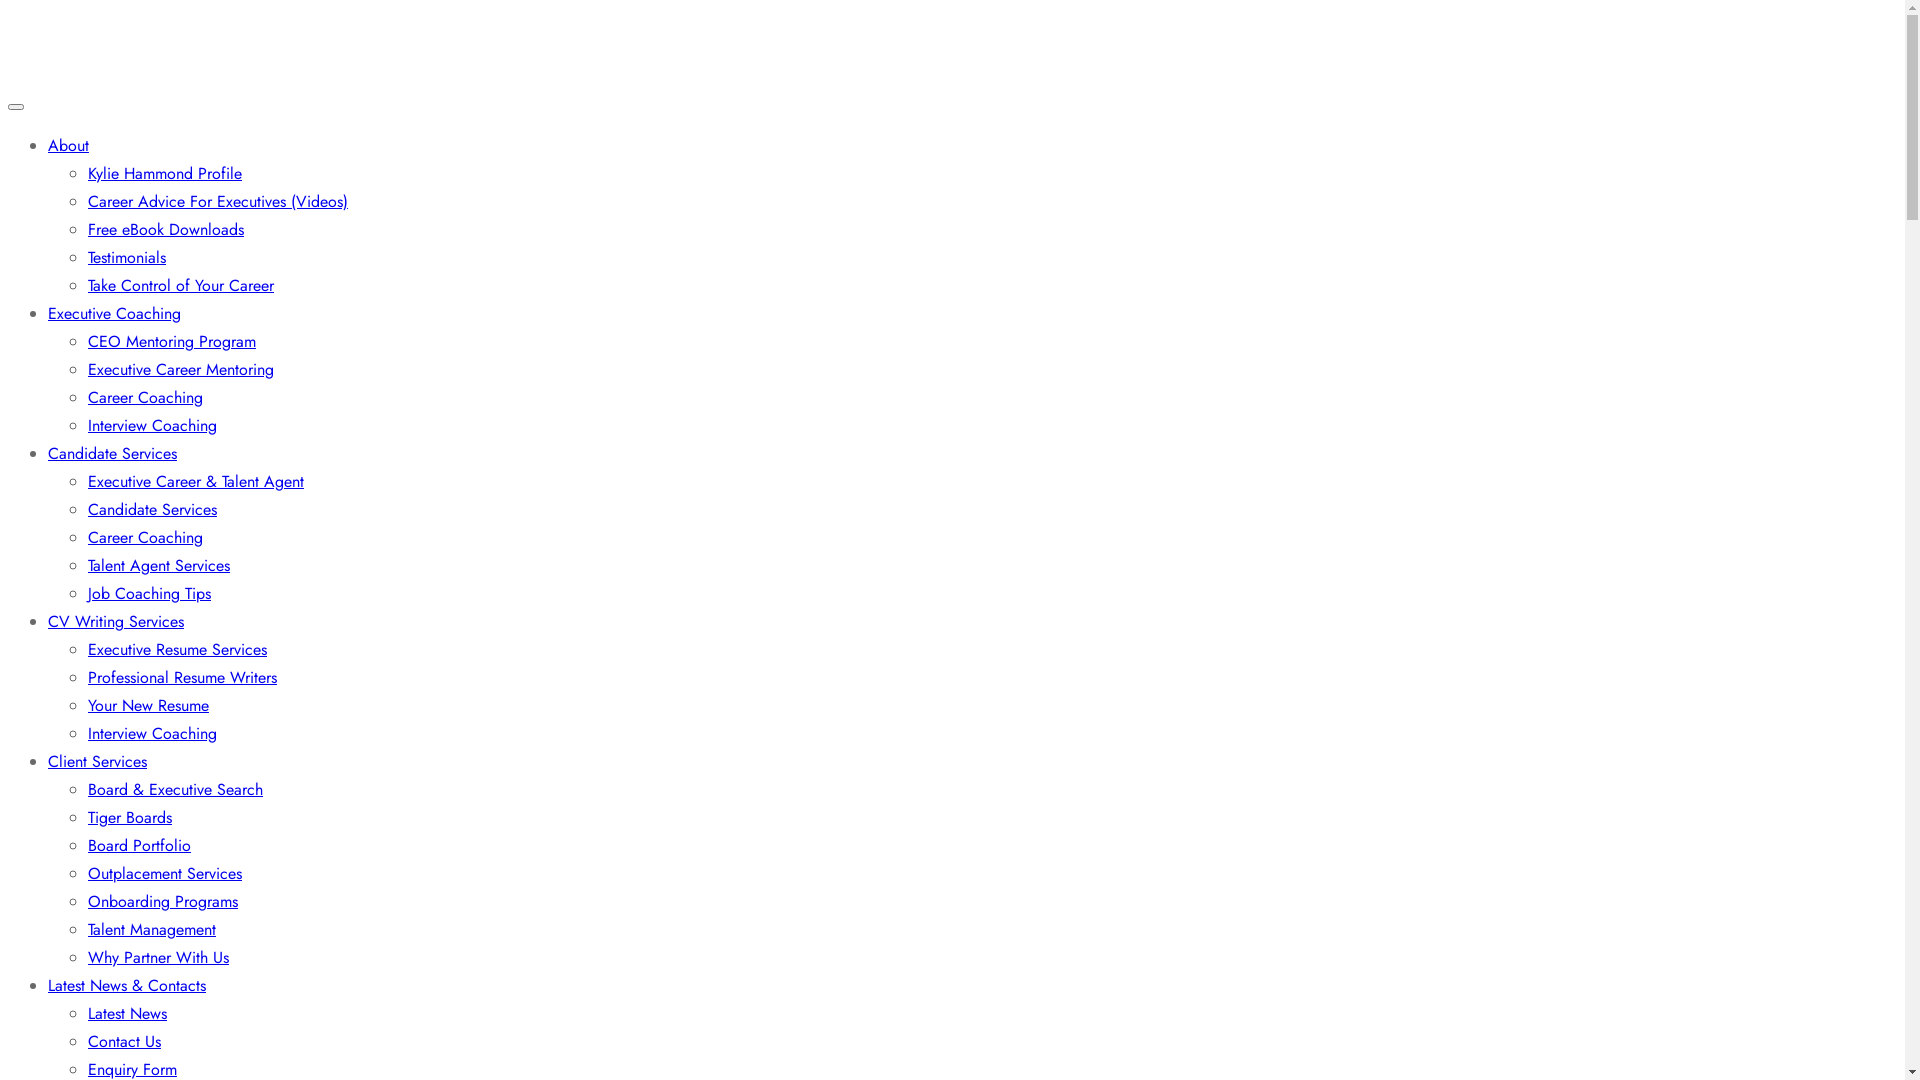 The image size is (1920, 1080). Describe the element at coordinates (157, 565) in the screenshot. I see `'Talent Agent Services'` at that location.